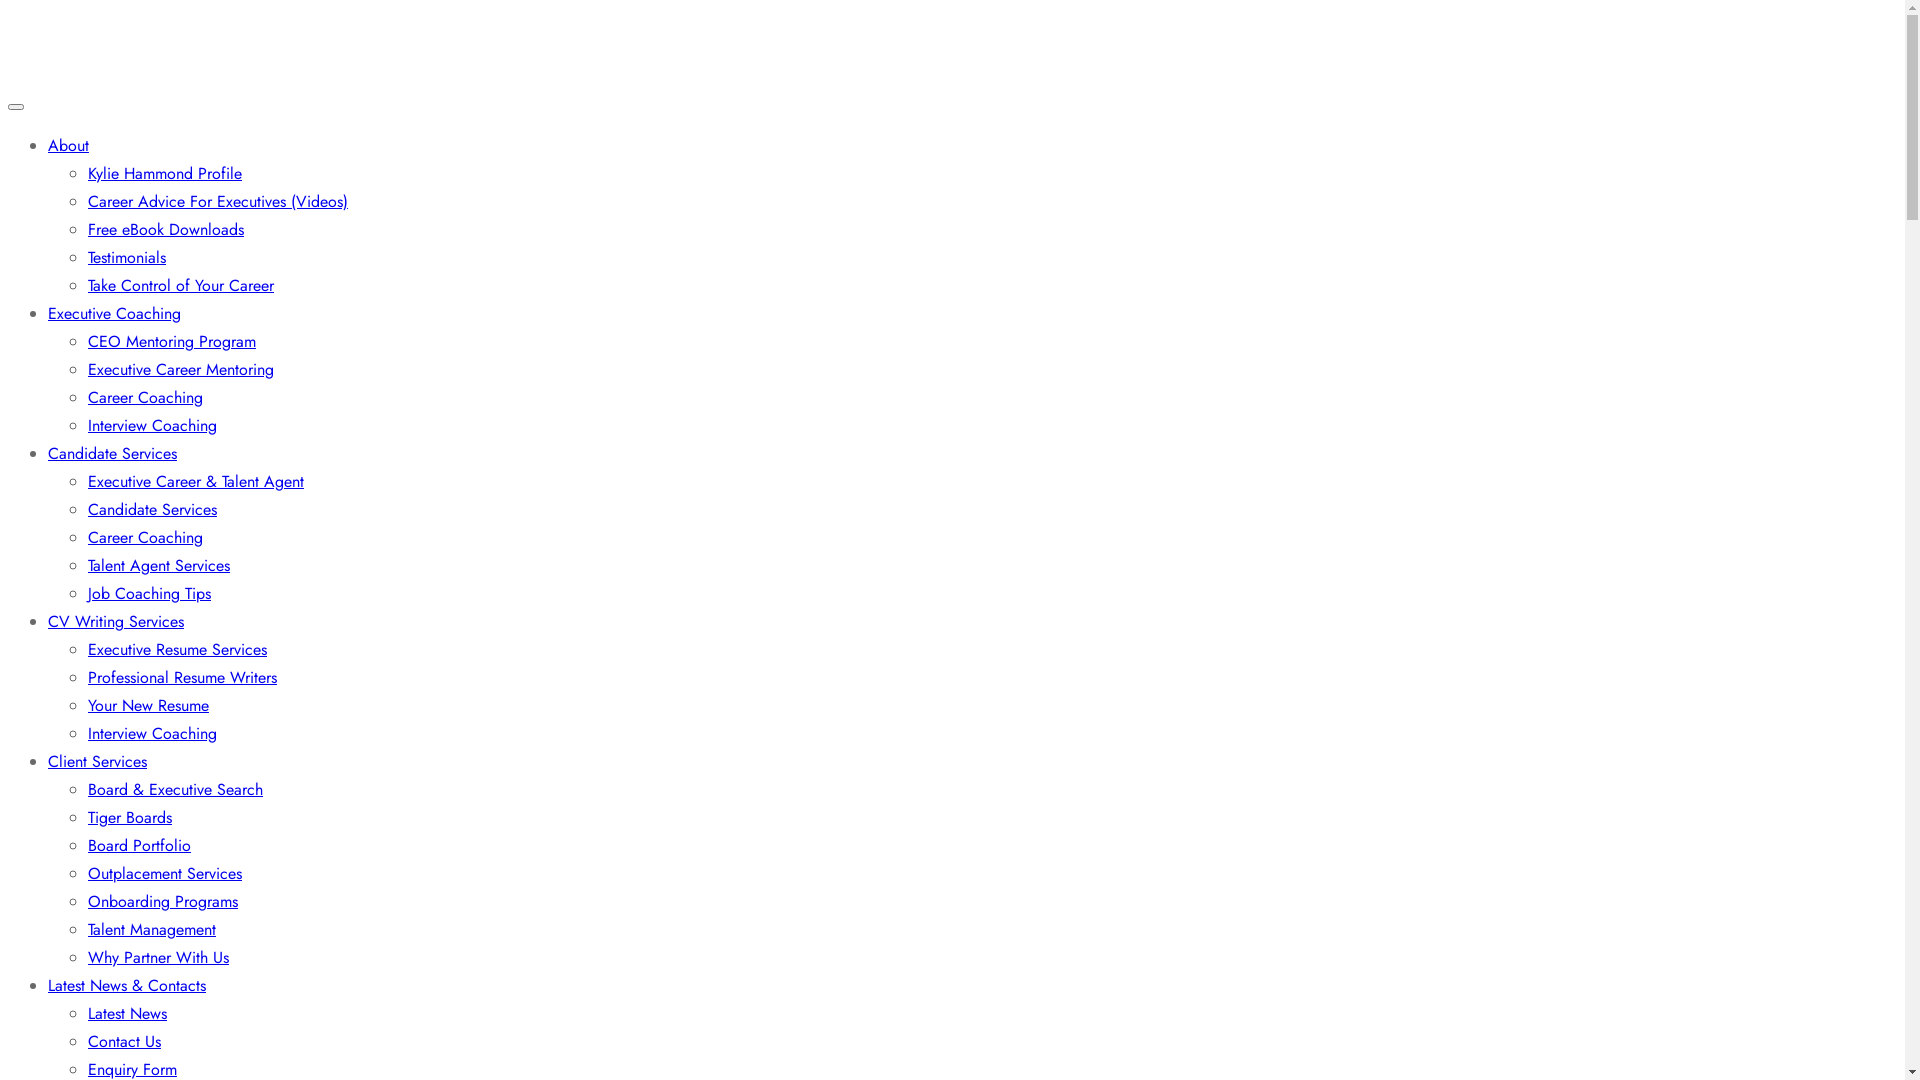 The image size is (1920, 1080). Describe the element at coordinates (157, 565) in the screenshot. I see `'Talent Agent Services'` at that location.